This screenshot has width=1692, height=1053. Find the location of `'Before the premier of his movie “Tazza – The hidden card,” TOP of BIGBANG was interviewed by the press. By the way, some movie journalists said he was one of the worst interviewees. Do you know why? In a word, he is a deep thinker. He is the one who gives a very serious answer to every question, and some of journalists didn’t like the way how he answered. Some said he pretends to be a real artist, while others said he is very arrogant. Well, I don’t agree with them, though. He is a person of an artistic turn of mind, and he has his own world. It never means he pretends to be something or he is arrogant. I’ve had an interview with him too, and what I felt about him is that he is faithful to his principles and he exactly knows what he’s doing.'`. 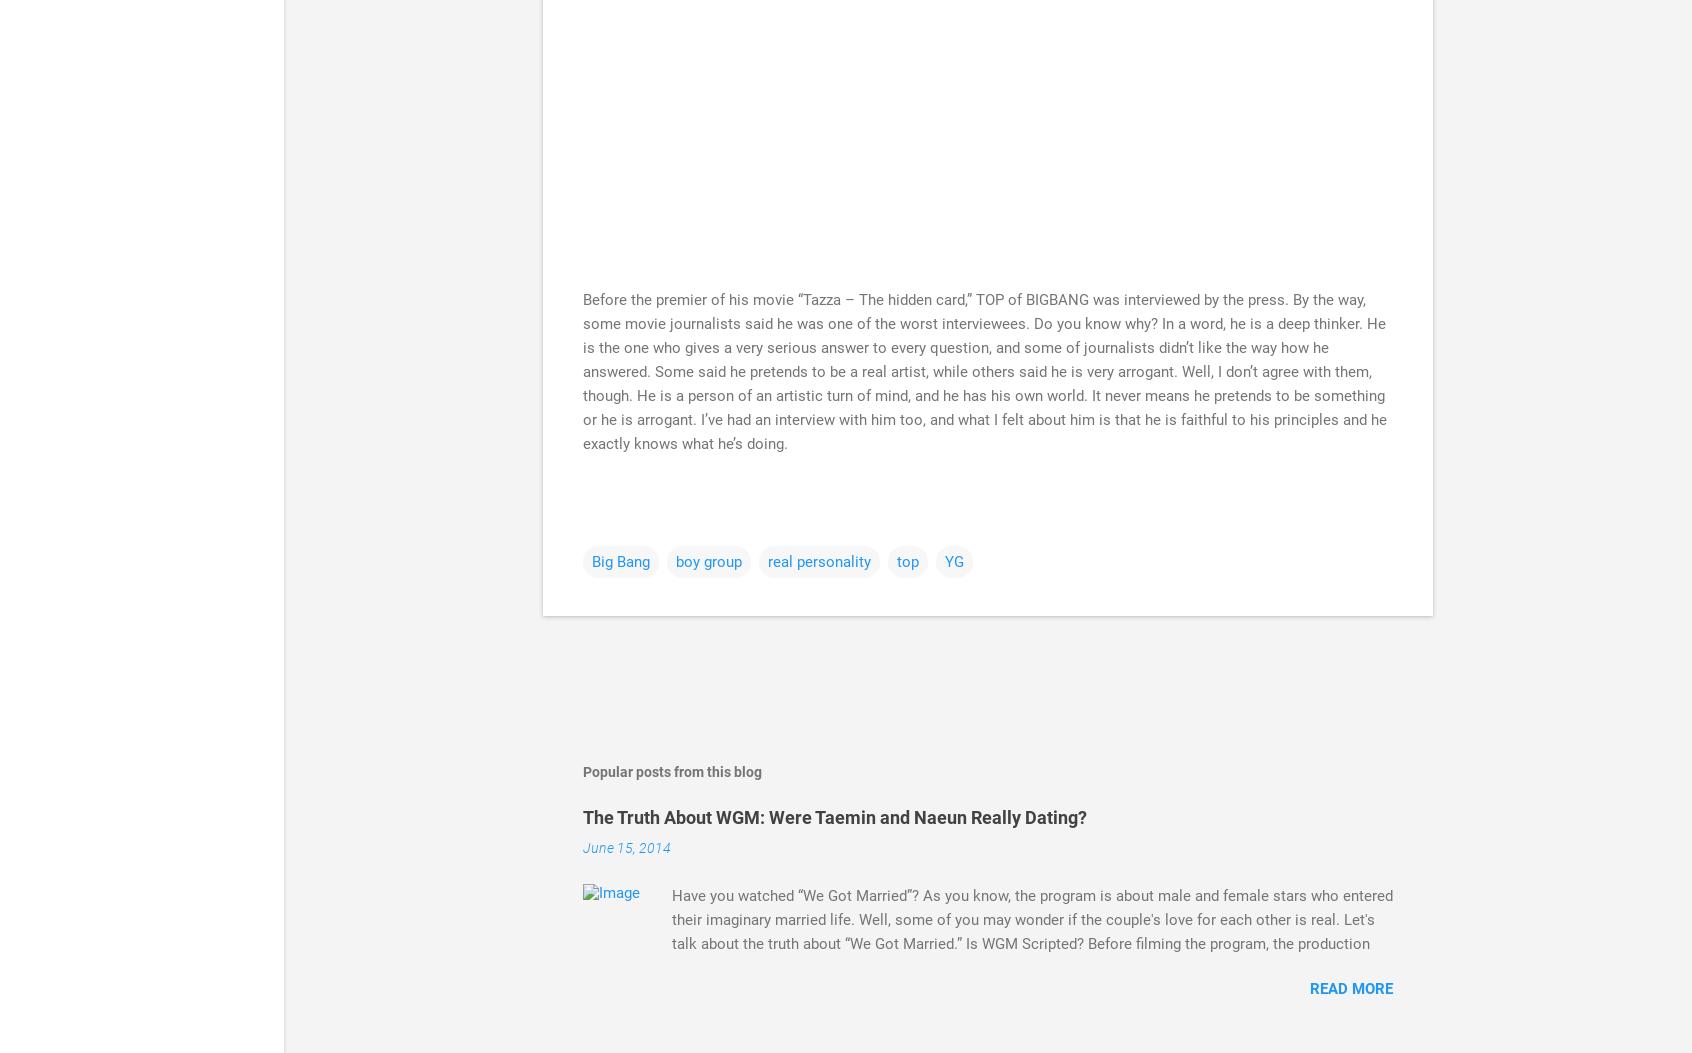

'Before the premier of his movie “Tazza – The hidden card,” TOP of BIGBANG was interviewed by the press. By the way, some movie journalists said he was one of the worst interviewees. Do you know why? In a word, he is a deep thinker. He is the one who gives a very serious answer to every question, and some of journalists didn’t like the way how he answered. Some said he pretends to be a real artist, while others said he is very arrogant. Well, I don’t agree with them, though. He is a person of an artistic turn of mind, and he has his own world. It never means he pretends to be something or he is arrogant. I’ve had an interview with him too, and what I felt about him is that he is faithful to his principles and he exactly knows what he’s doing.' is located at coordinates (582, 371).